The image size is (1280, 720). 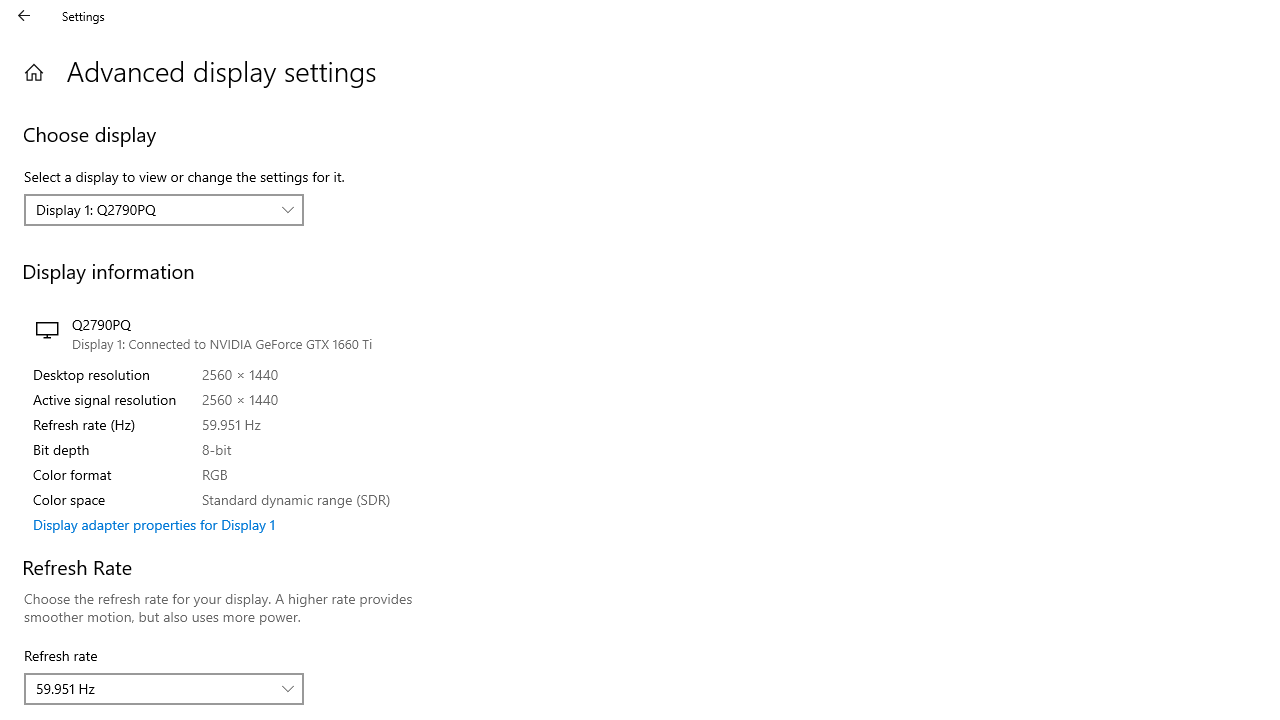 I want to click on 'Display adapter properties for Display 1', so click(x=153, y=523).